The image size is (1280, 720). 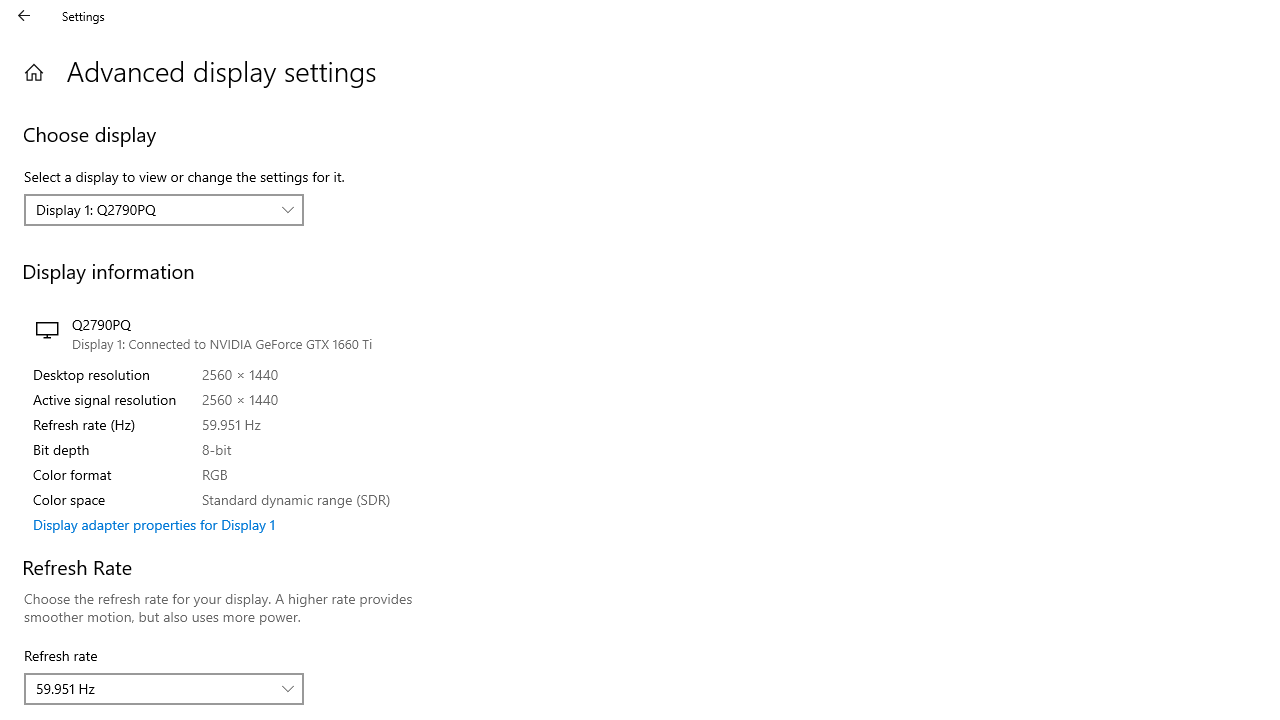 I want to click on 'Display adapter properties for Display 1', so click(x=153, y=523).